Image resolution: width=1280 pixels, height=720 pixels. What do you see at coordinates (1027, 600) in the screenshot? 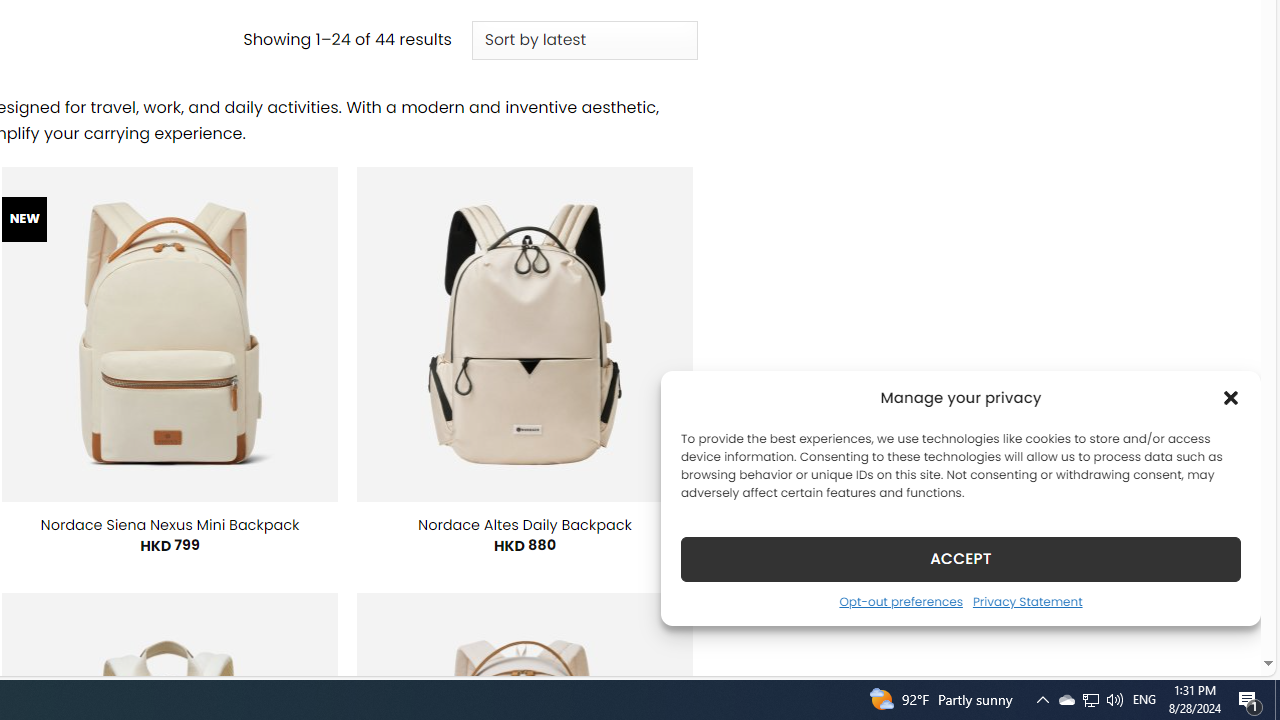
I see `'Privacy Statement'` at bounding box center [1027, 600].